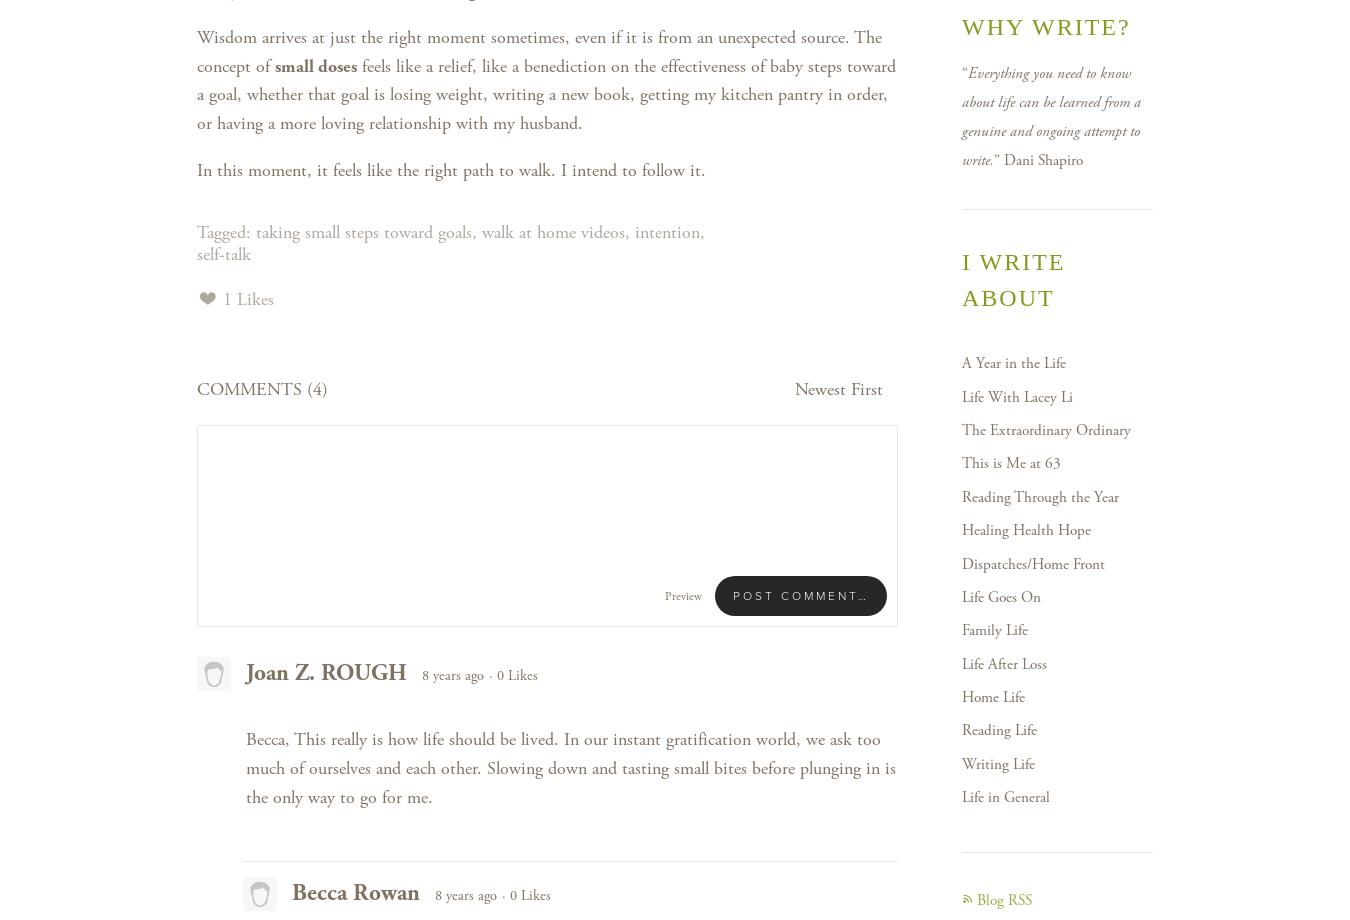  I want to click on 'Life in General', so click(961, 797).